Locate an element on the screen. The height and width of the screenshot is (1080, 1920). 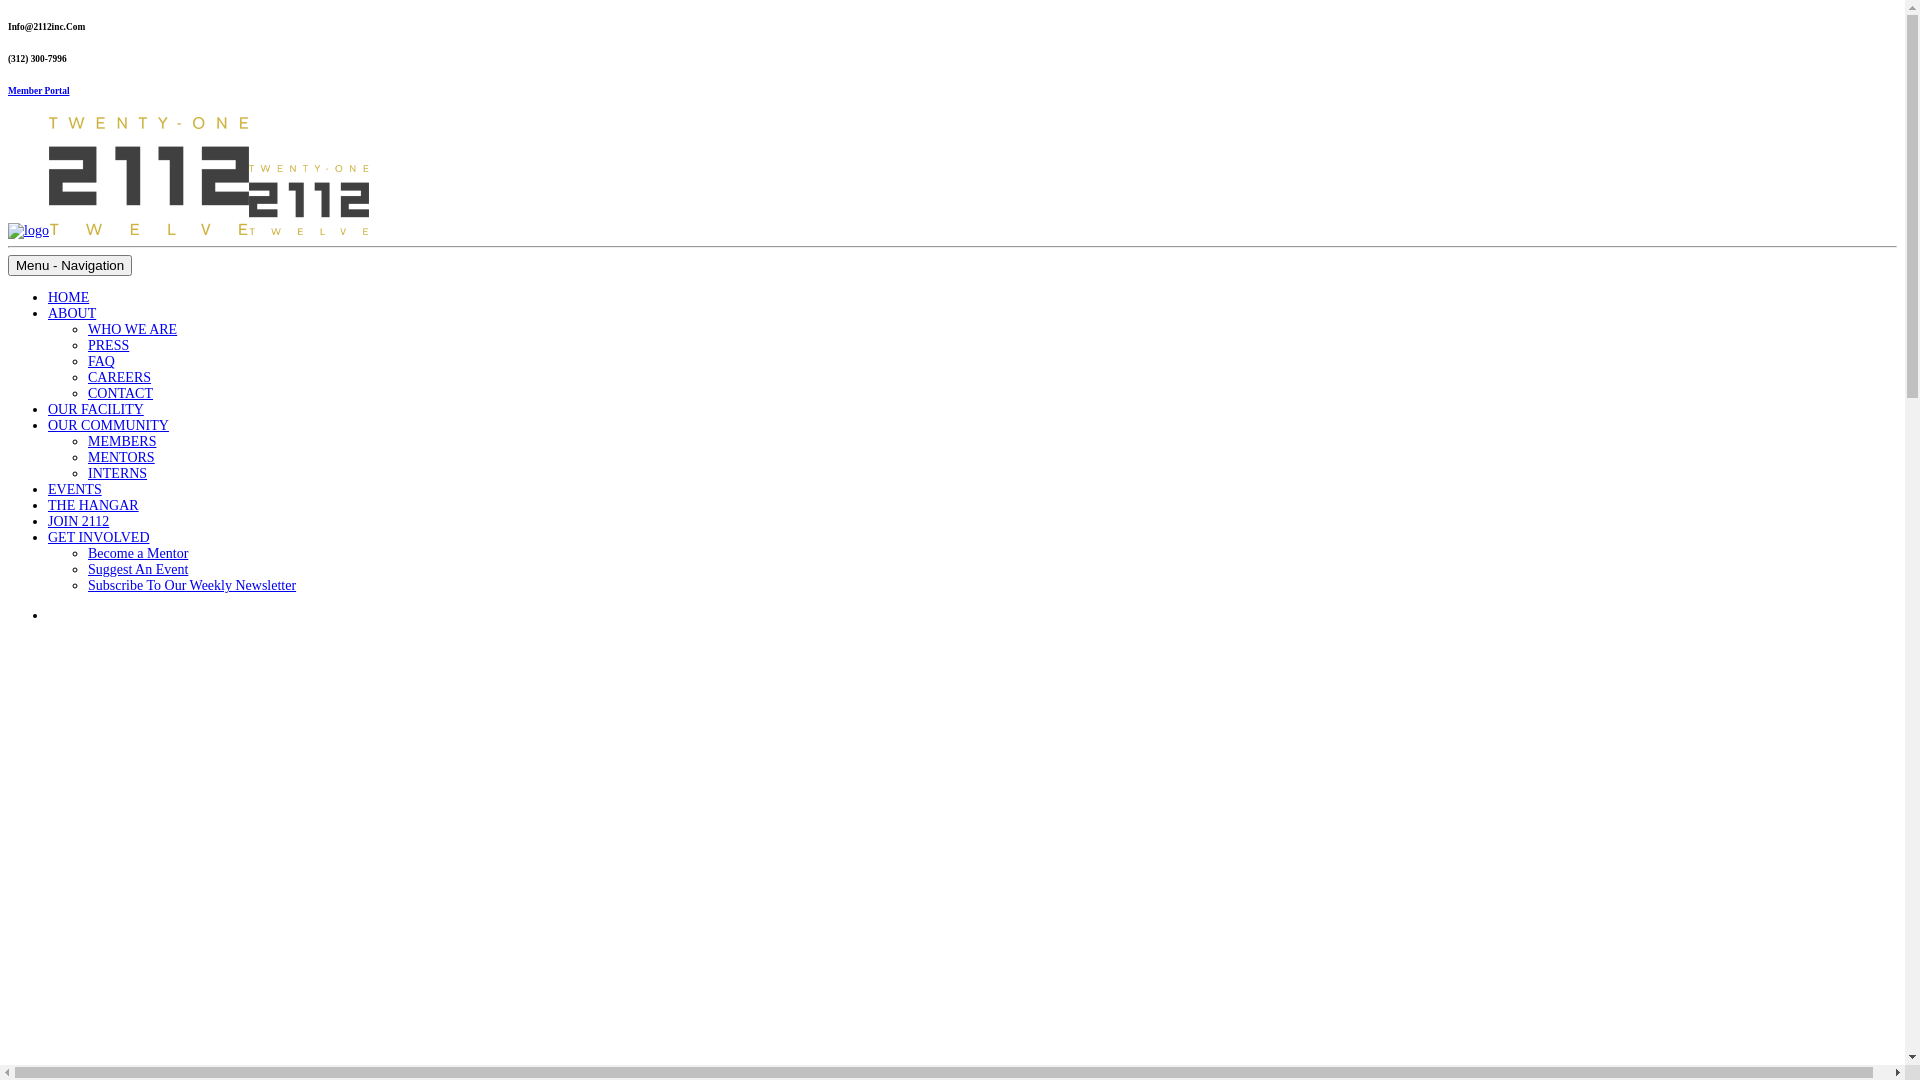
'INTERNS' is located at coordinates (116, 473).